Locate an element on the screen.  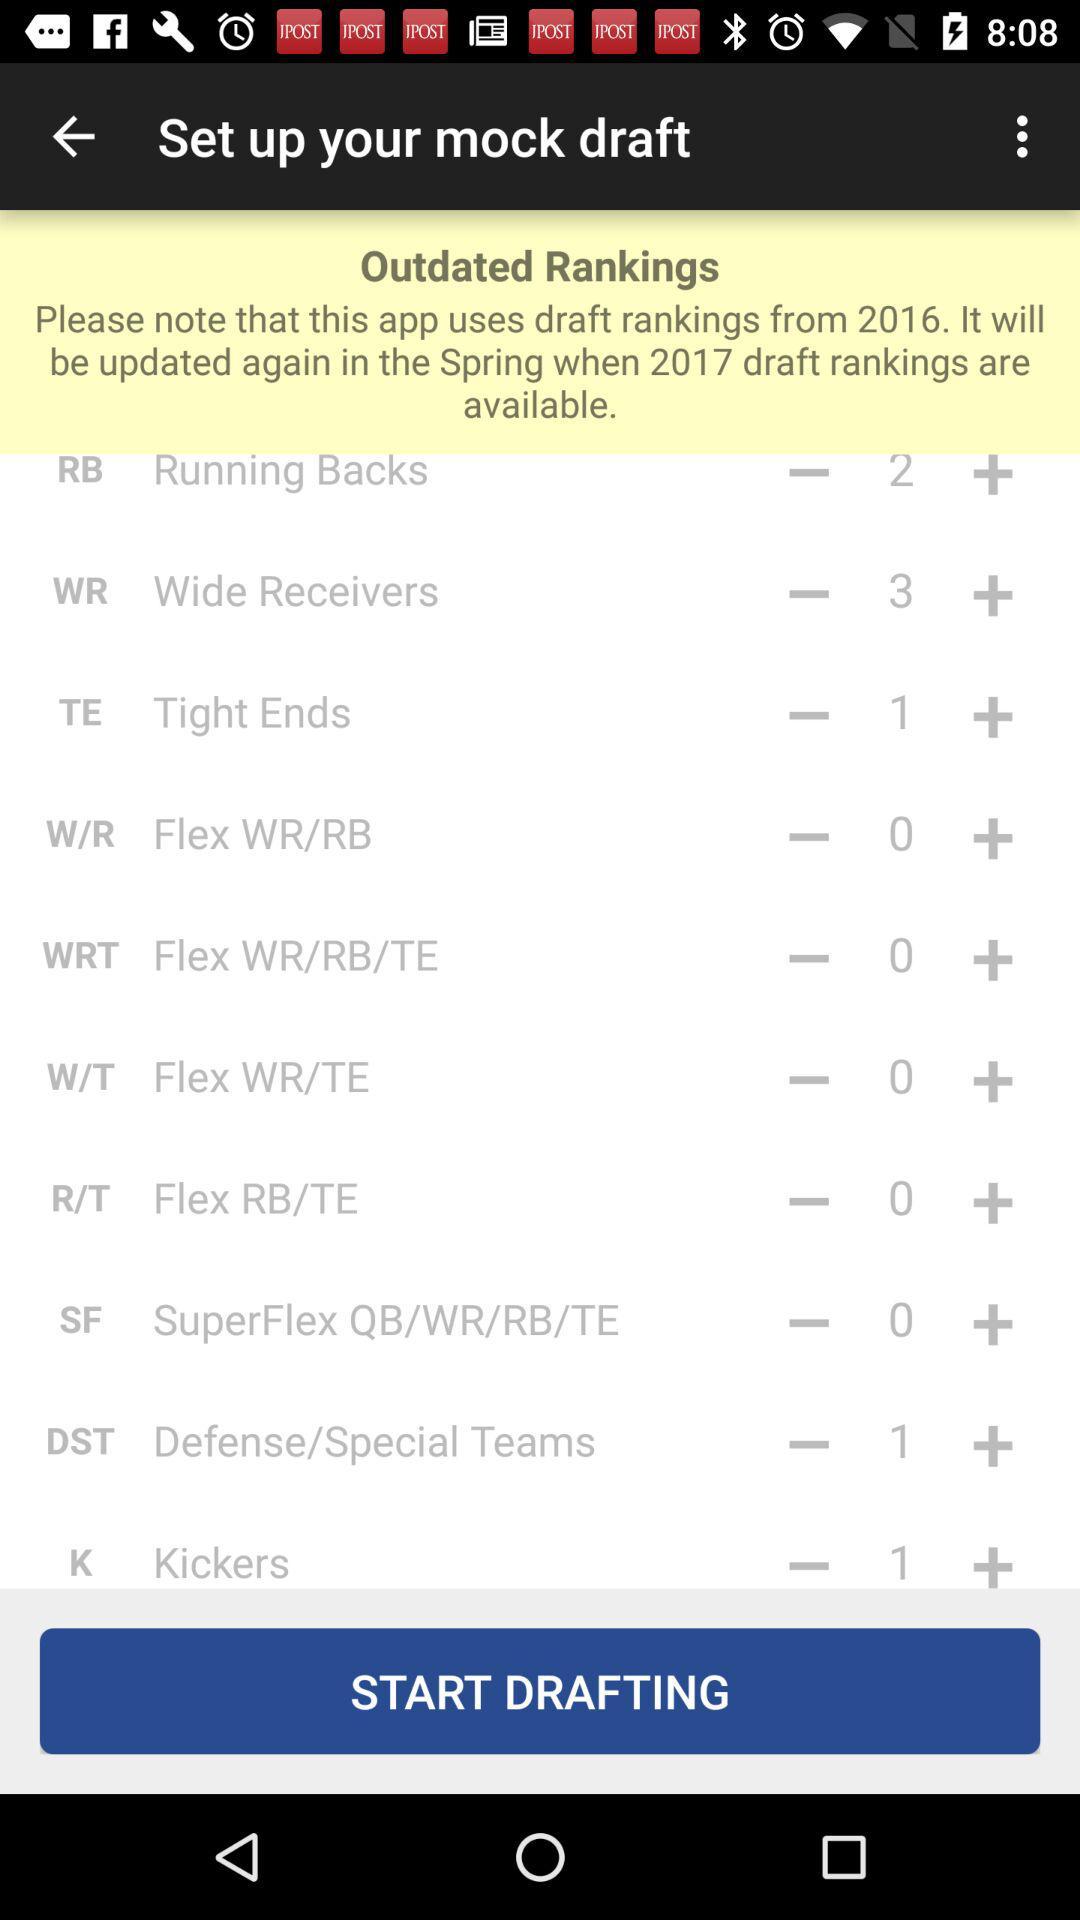
the icon to the left of the kickers item is located at coordinates (79, 1554).